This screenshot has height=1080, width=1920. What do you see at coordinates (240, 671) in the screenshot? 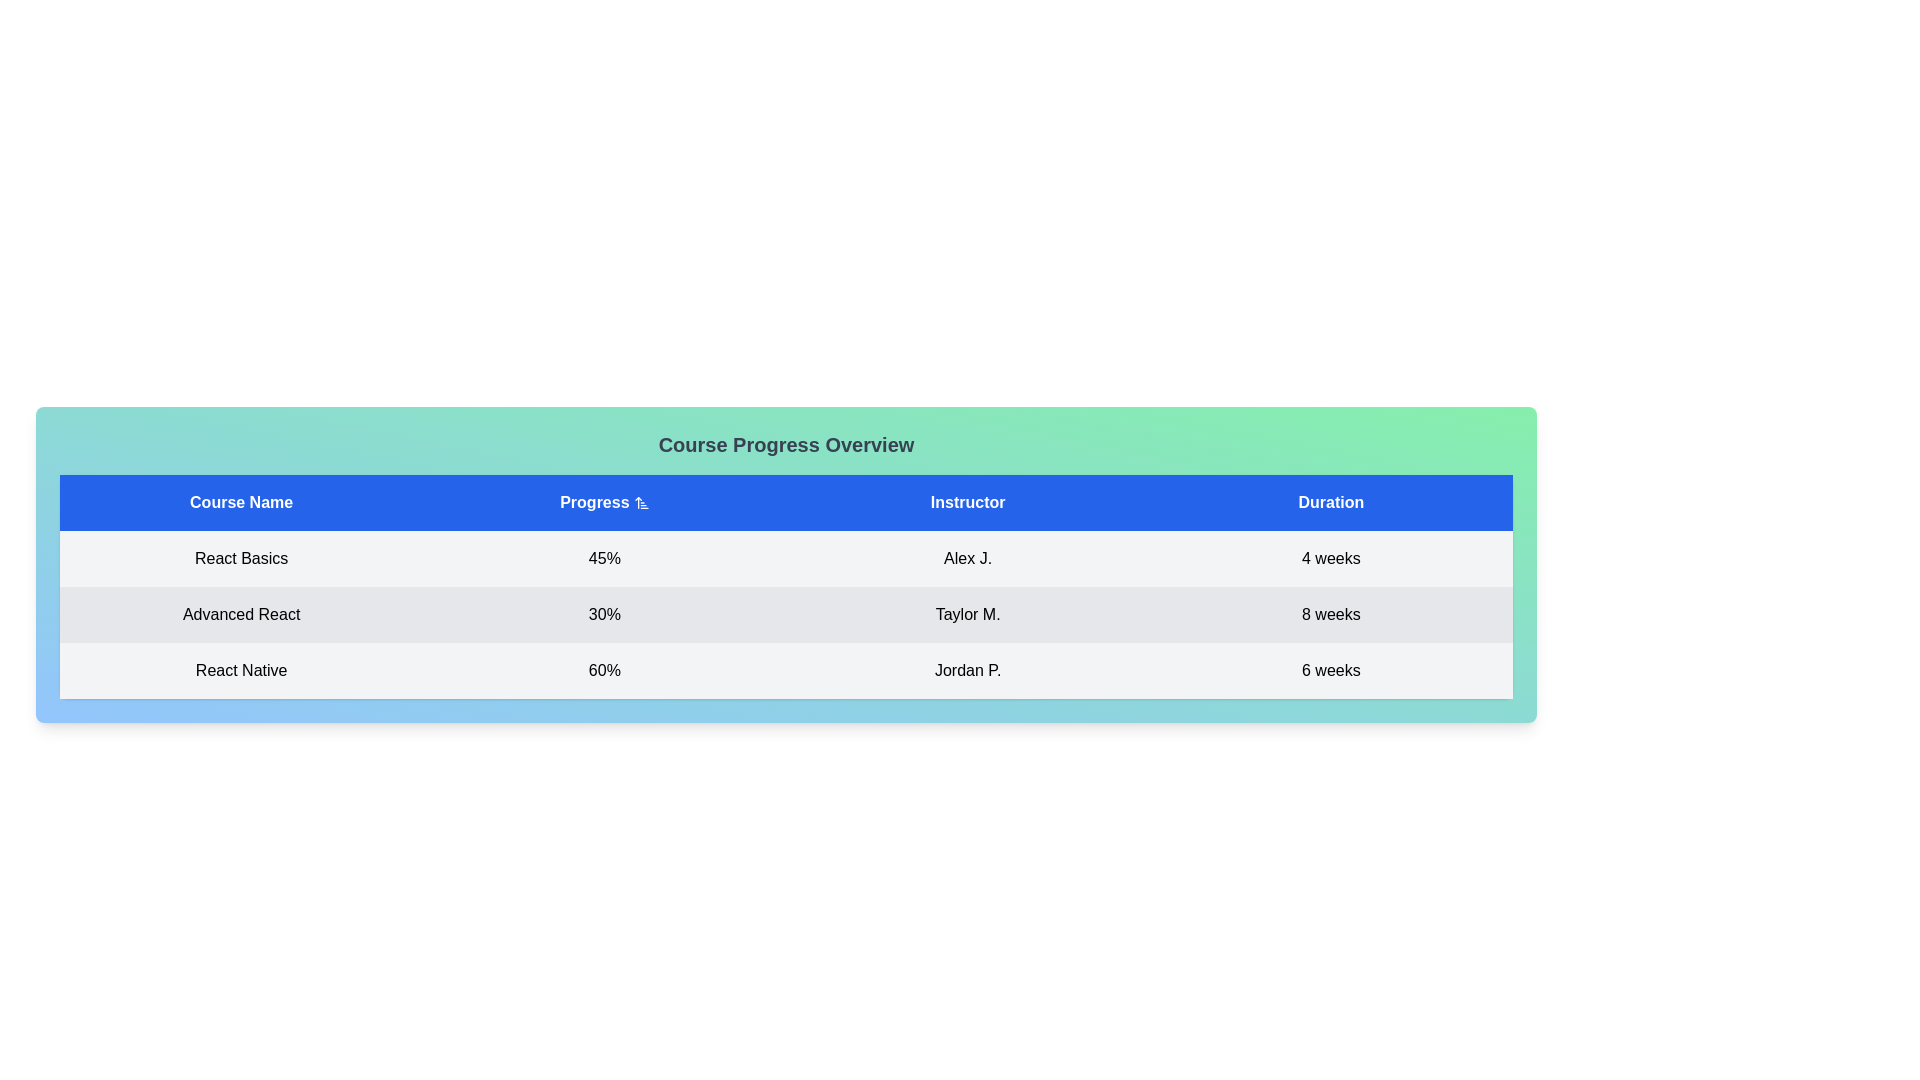
I see `the 'React Native' text label, which is styled with medium weight and centrally aligned, located in the first column of the third row under the 'Course Name' header` at bounding box center [240, 671].